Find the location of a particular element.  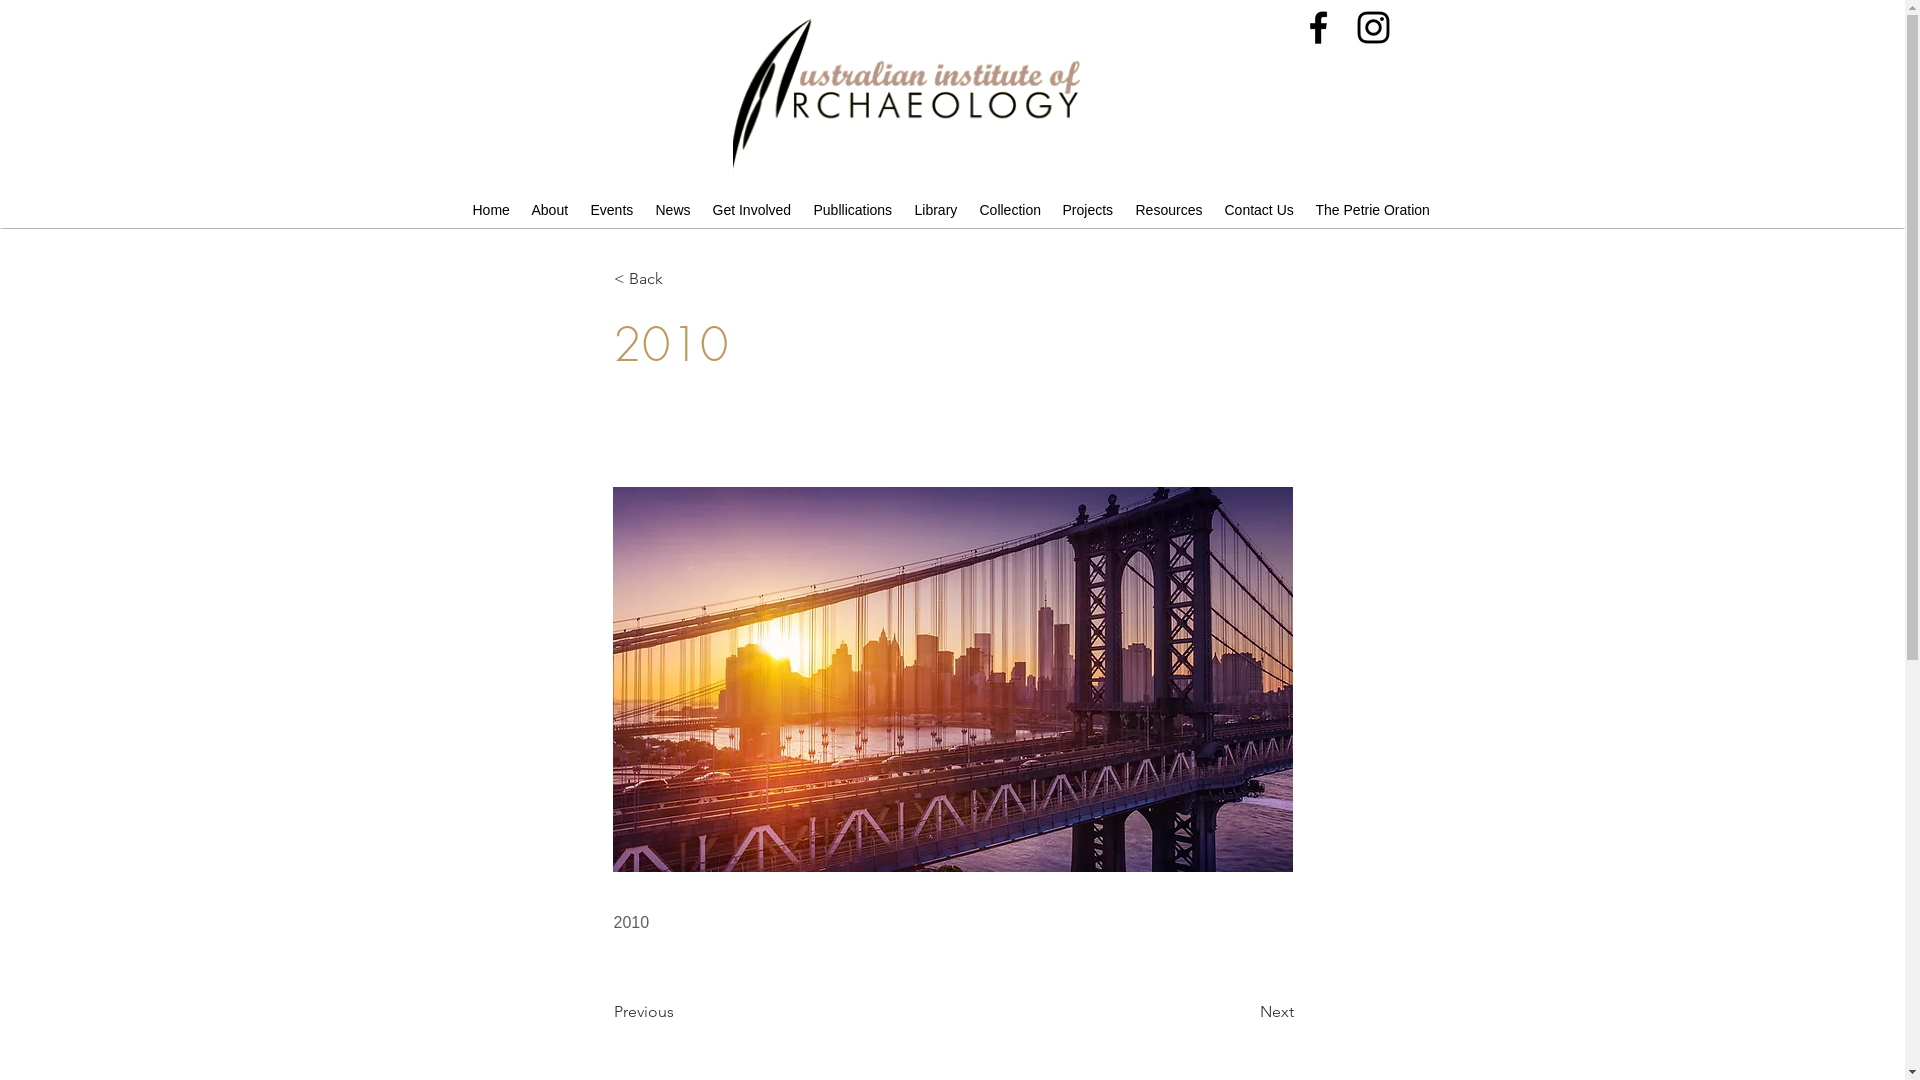

'Next' is located at coordinates (1242, 1011).